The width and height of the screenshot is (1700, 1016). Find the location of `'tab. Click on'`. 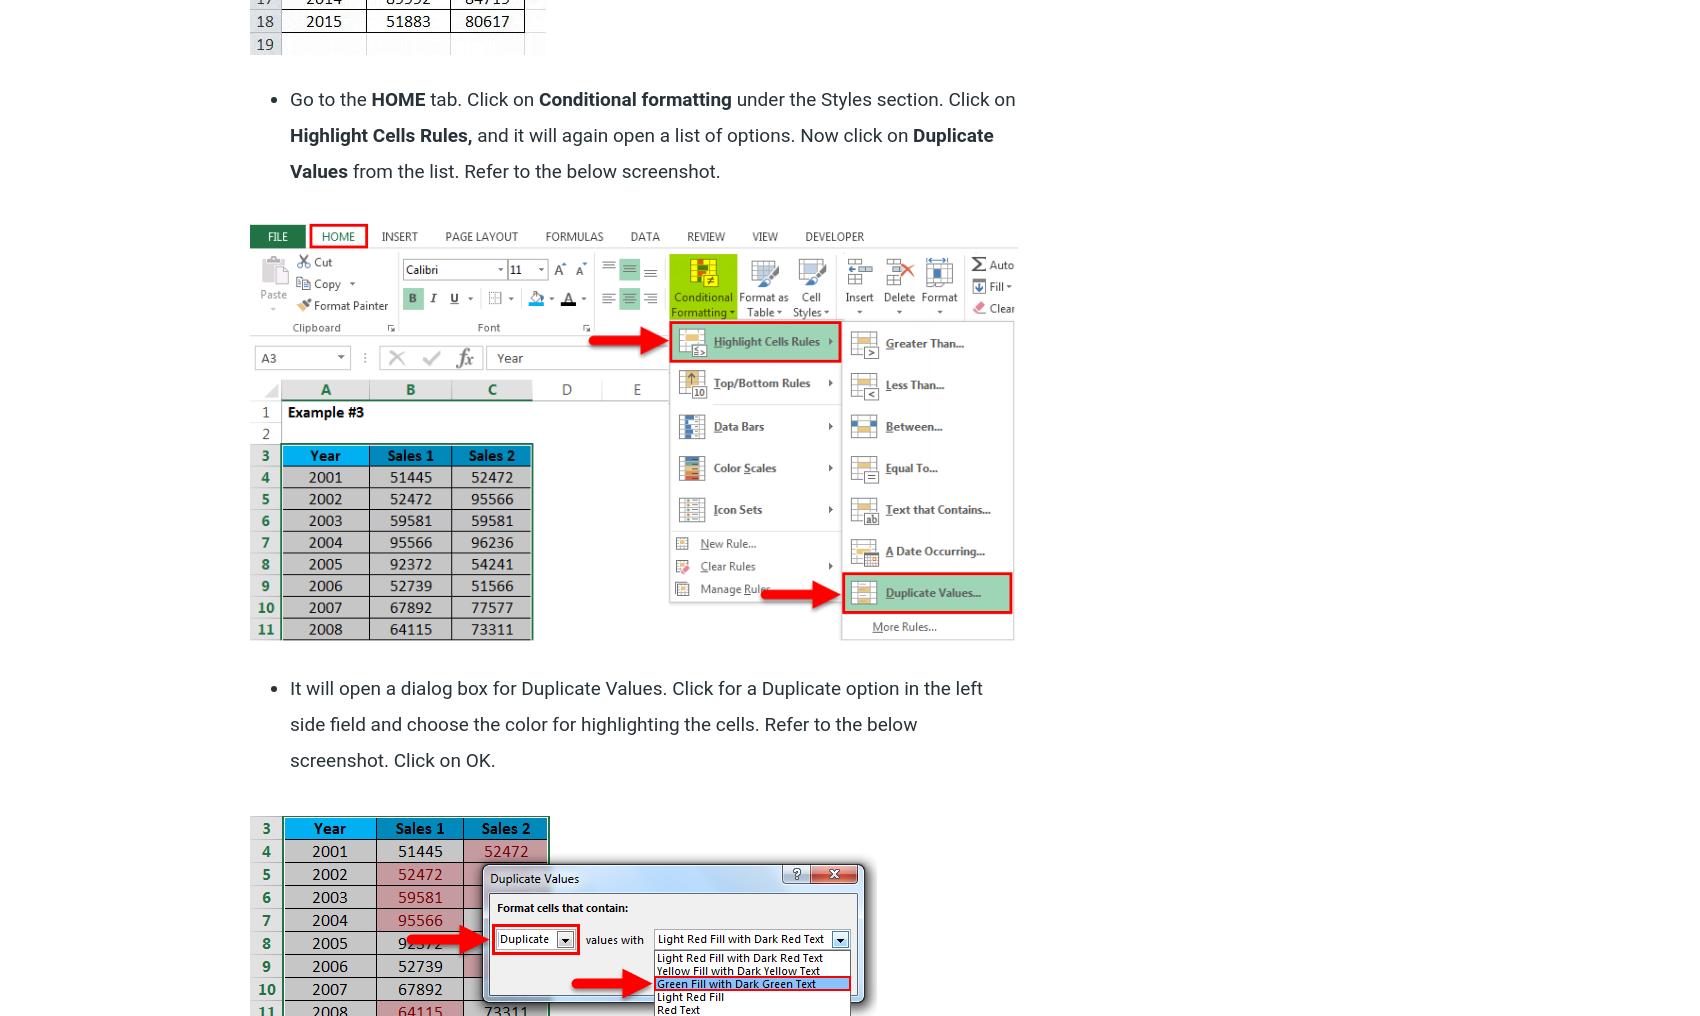

'tab. Click on' is located at coordinates (481, 98).